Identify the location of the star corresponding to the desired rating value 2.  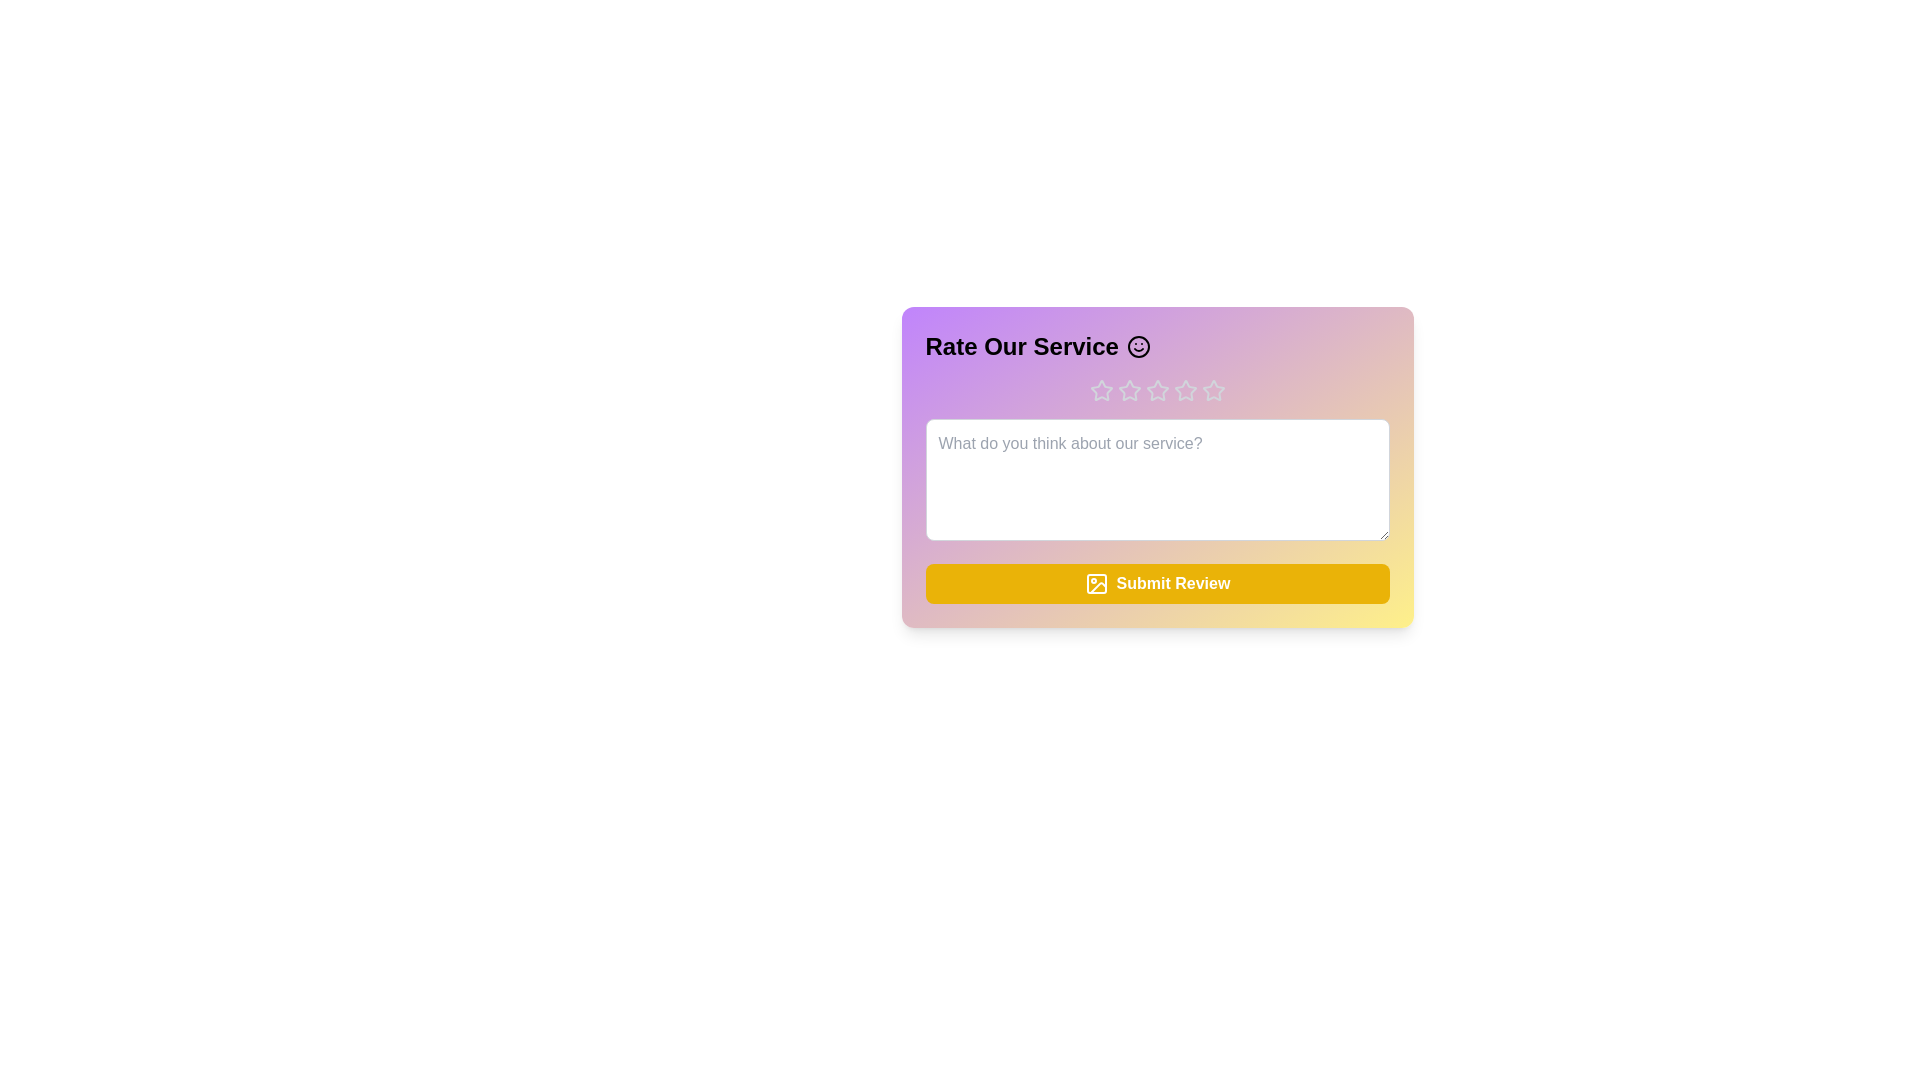
(1129, 390).